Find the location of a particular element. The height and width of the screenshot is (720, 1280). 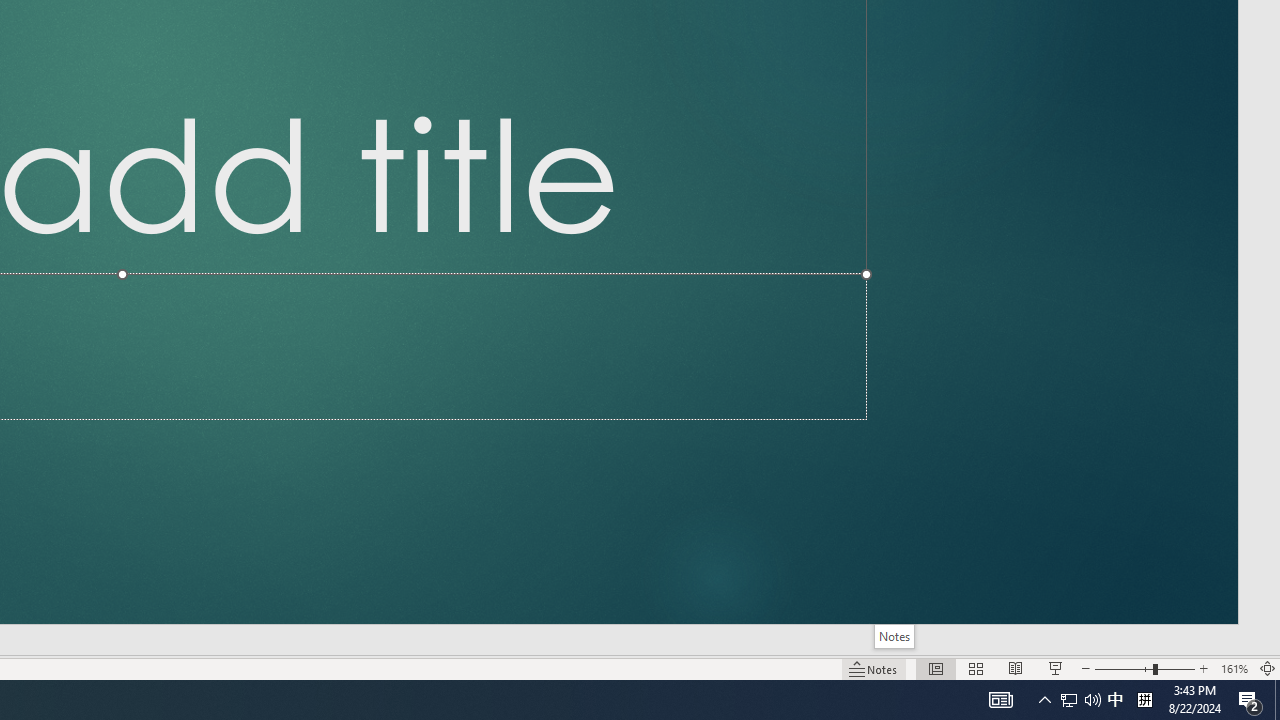

'Zoom 161%' is located at coordinates (1233, 669).